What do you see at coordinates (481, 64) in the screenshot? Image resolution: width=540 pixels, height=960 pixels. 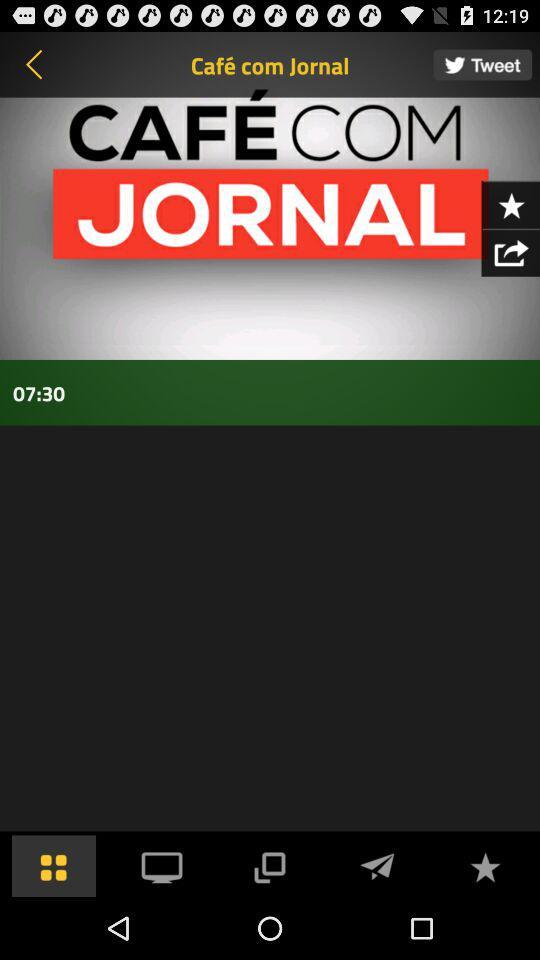 I see `share the program in twitter` at bounding box center [481, 64].